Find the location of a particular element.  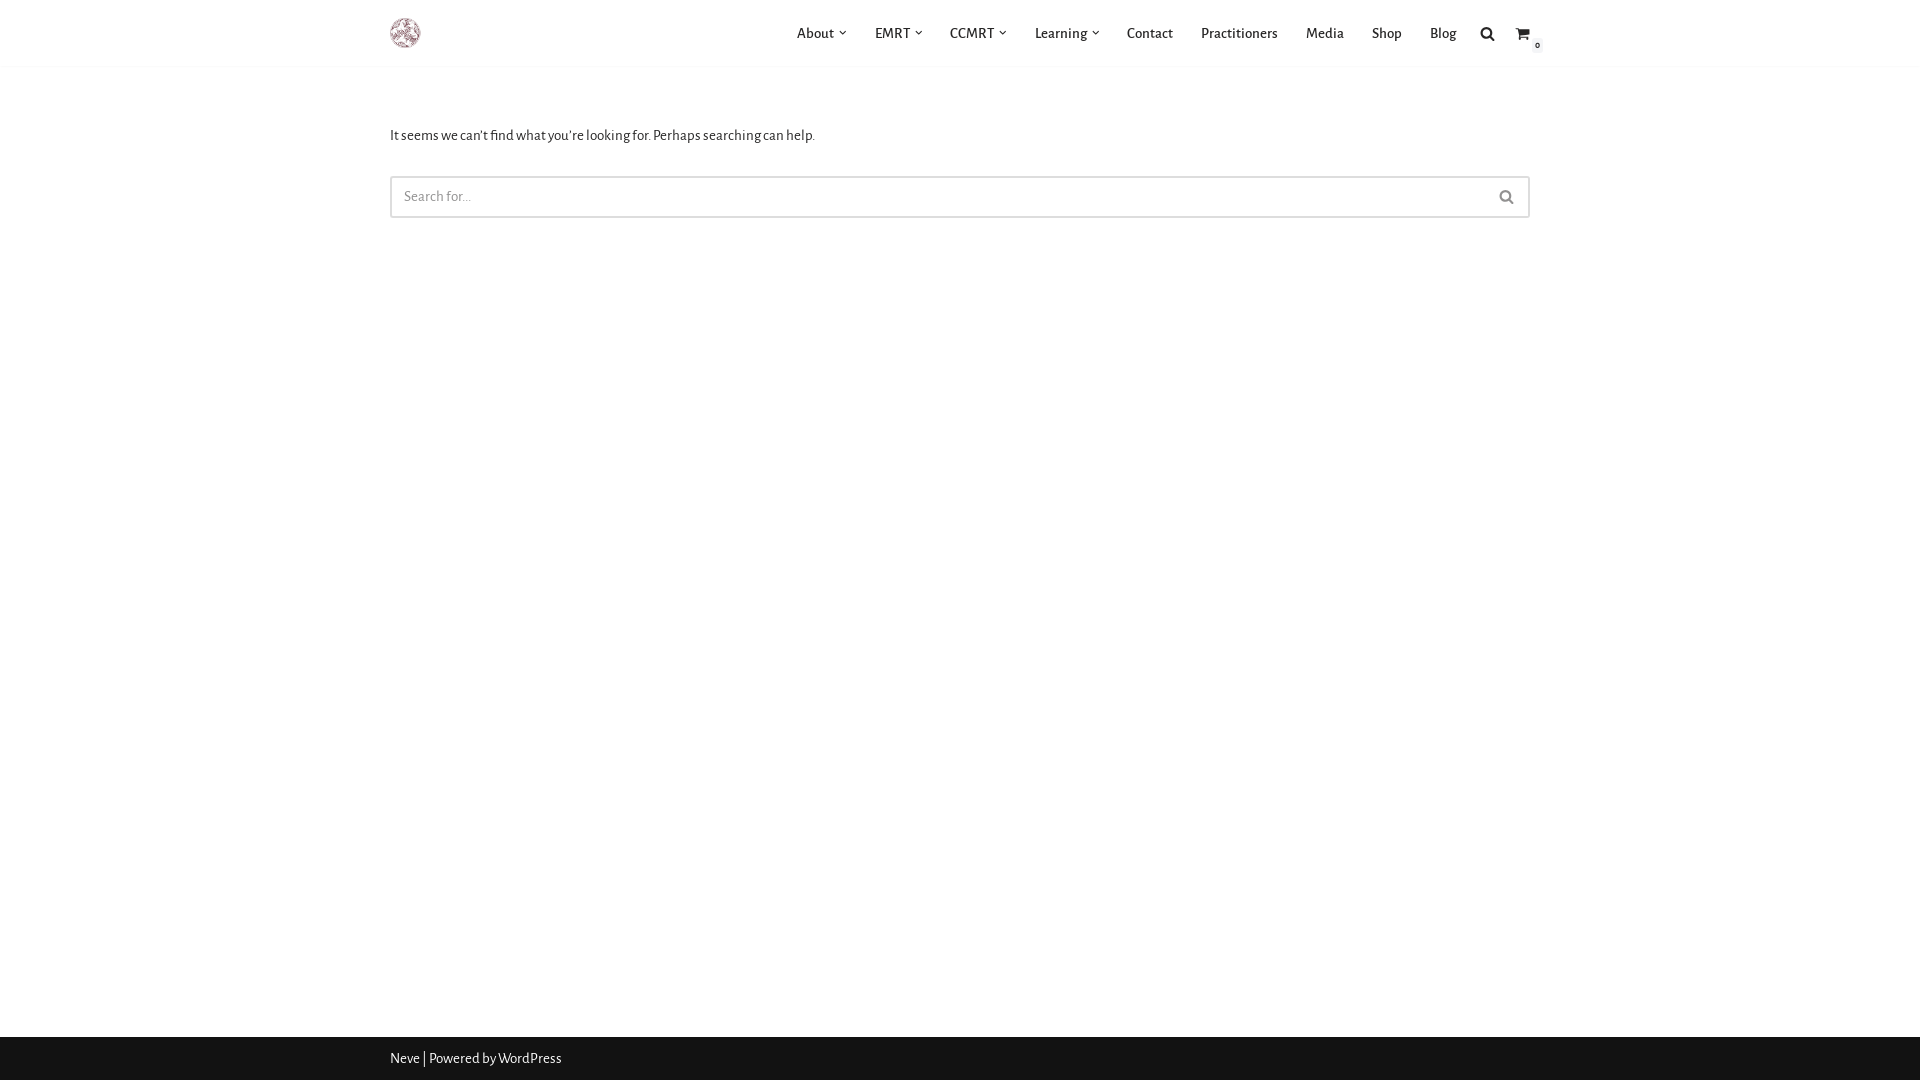

'EMRT' is located at coordinates (873, 32).